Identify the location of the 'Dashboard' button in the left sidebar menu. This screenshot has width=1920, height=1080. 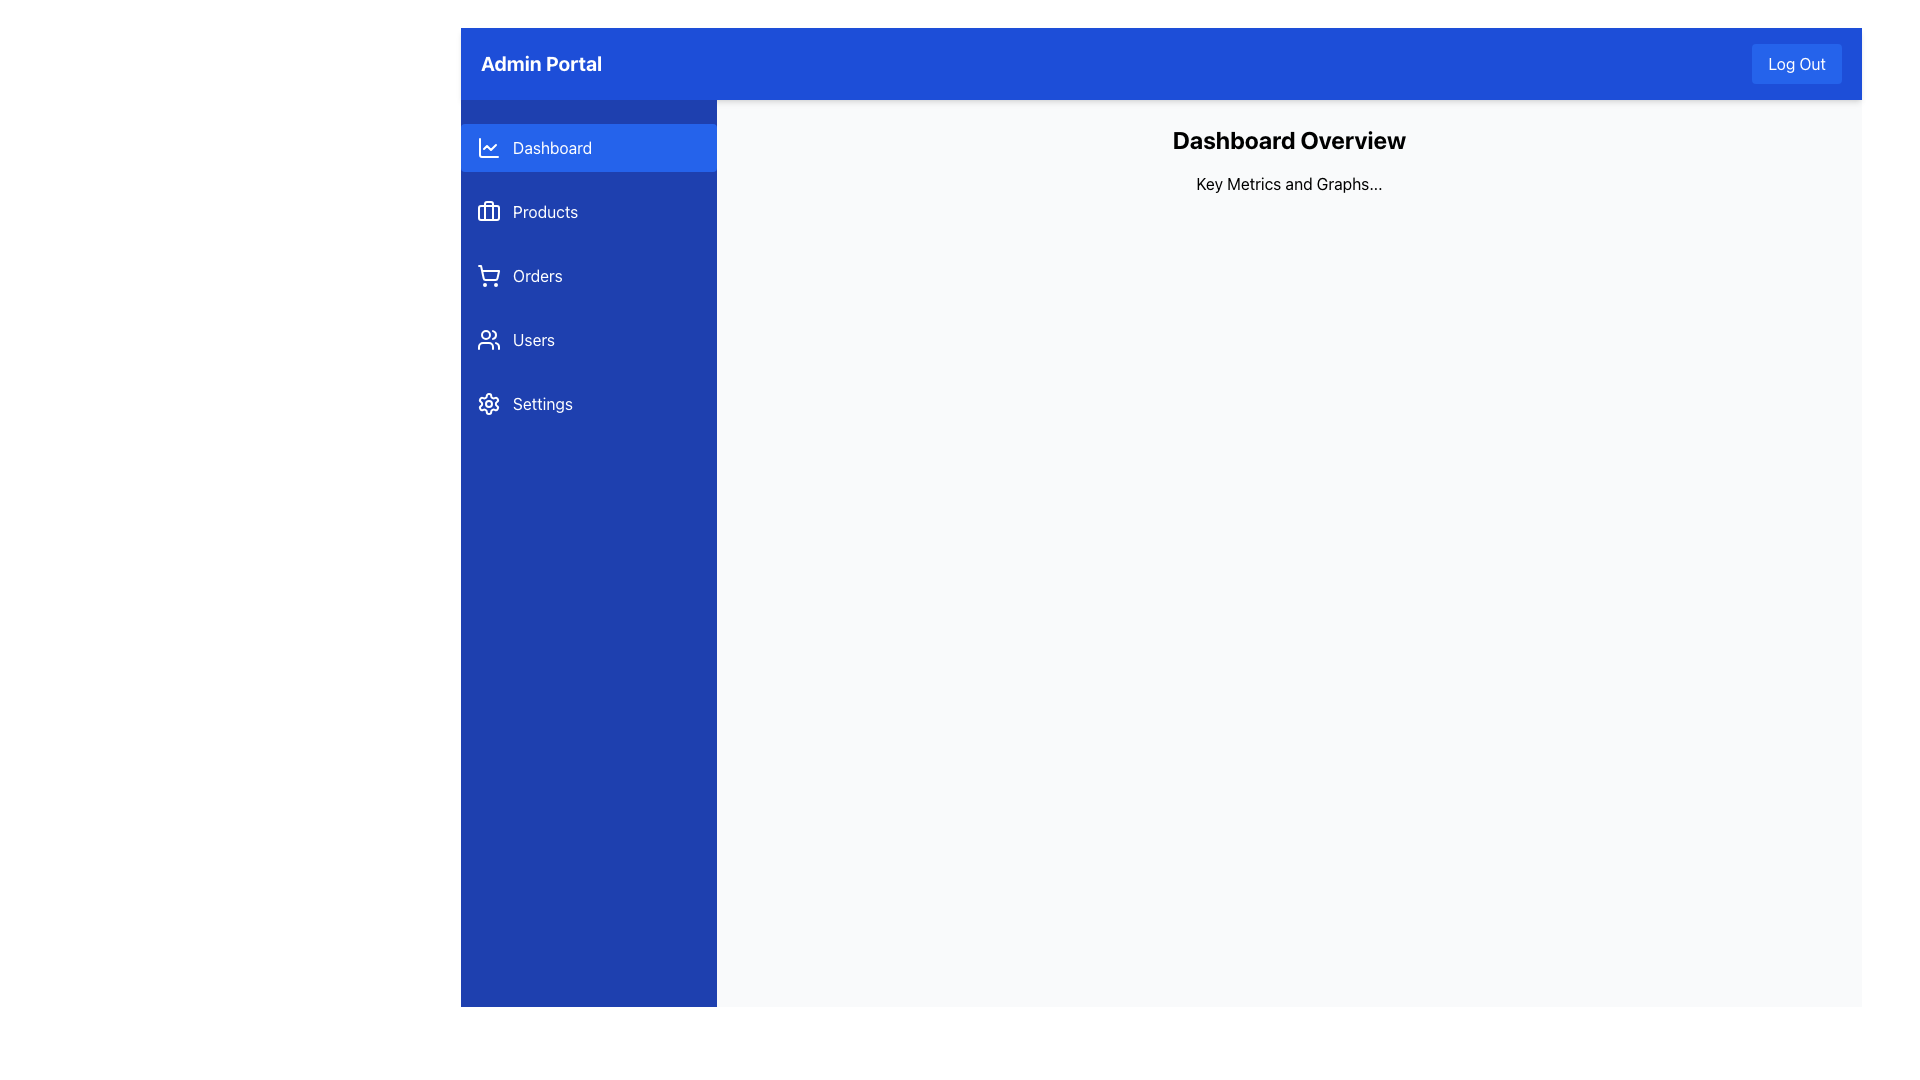
(588, 146).